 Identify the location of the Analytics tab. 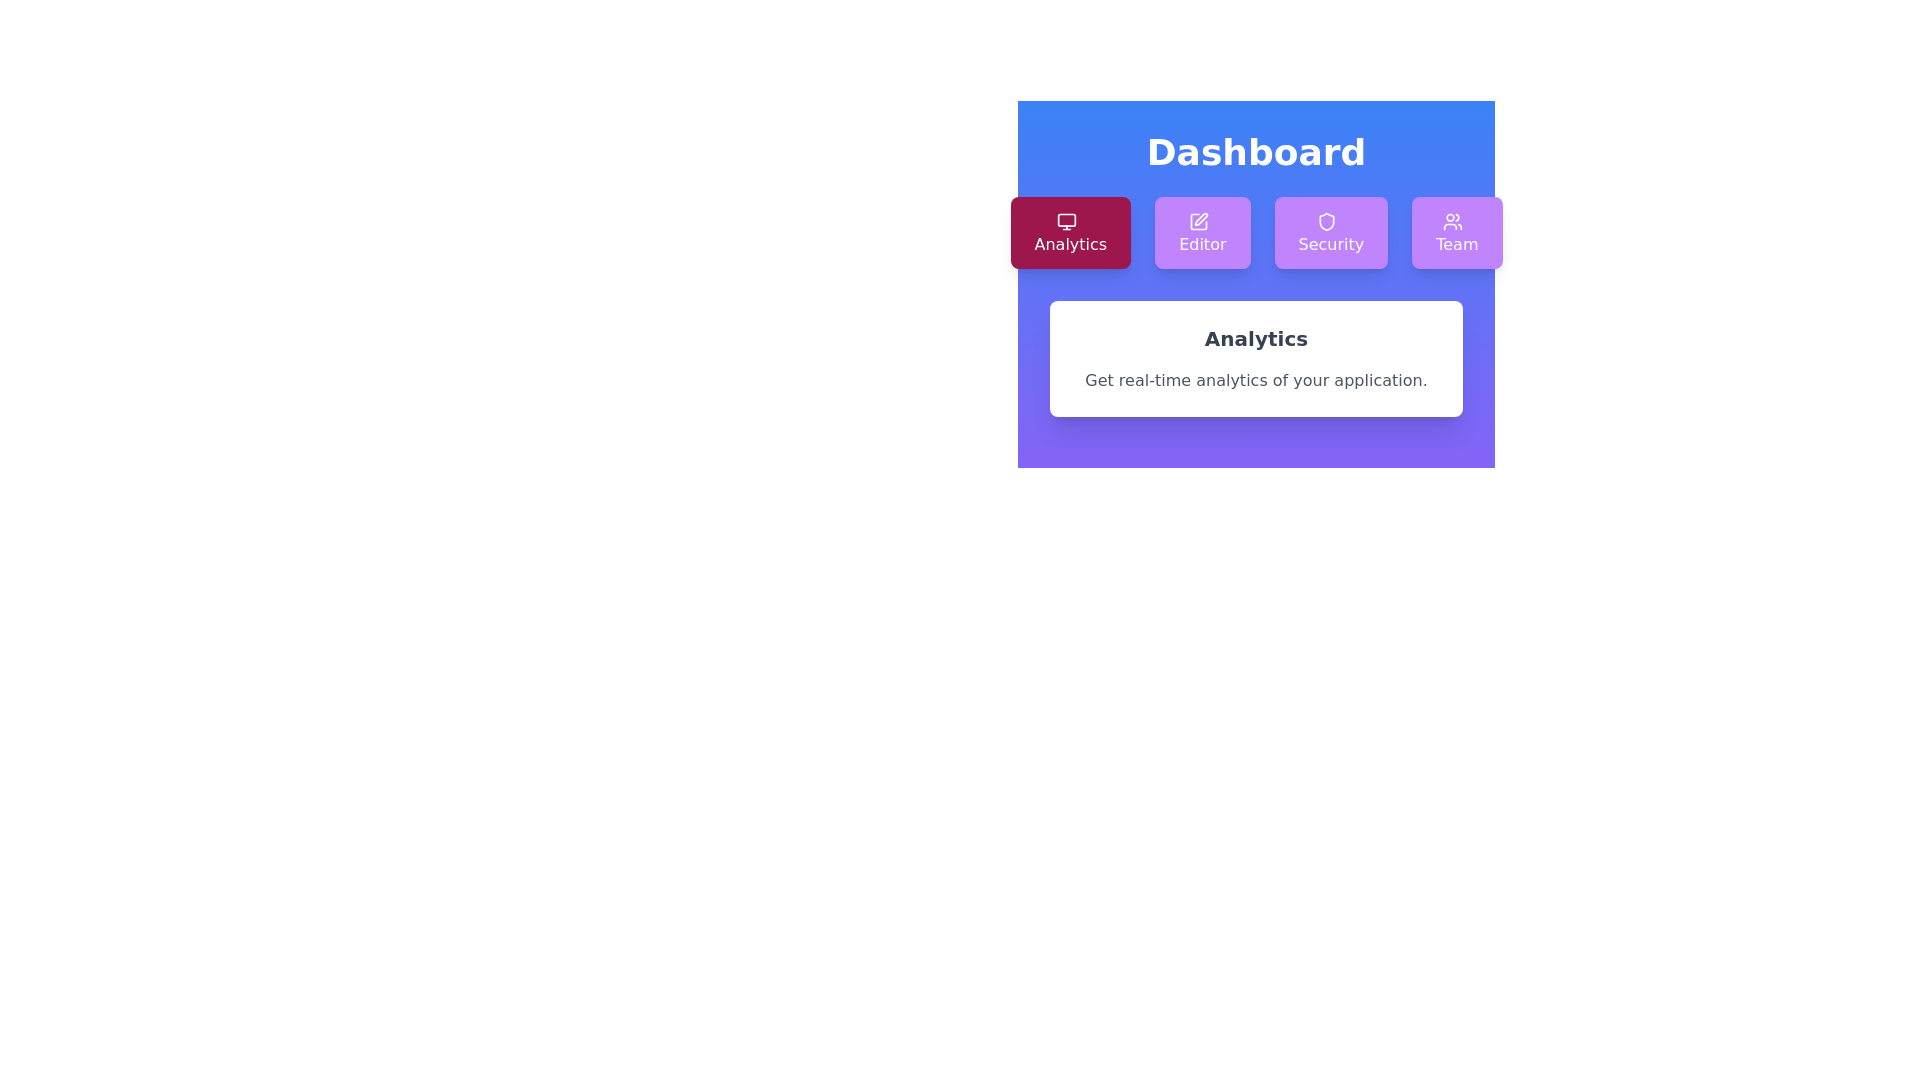
(1069, 231).